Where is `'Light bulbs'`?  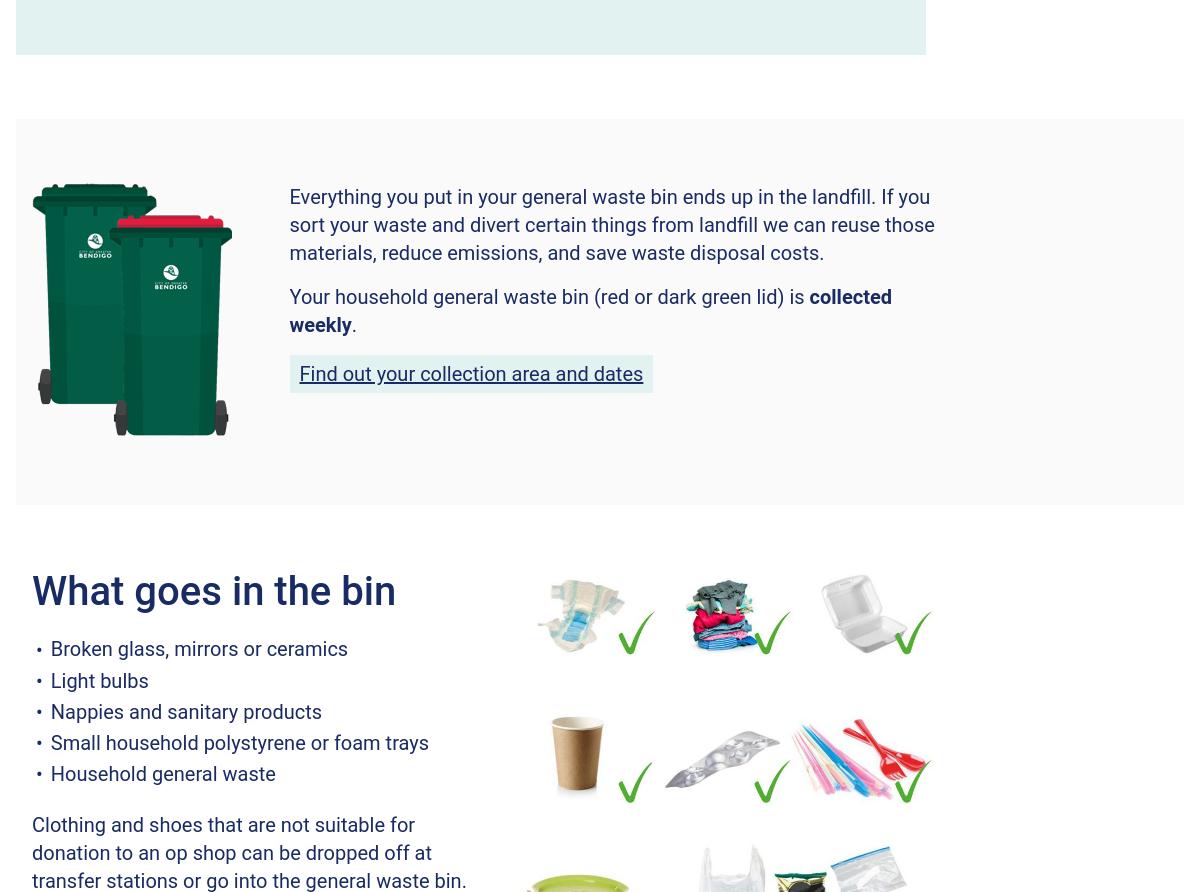 'Light bulbs' is located at coordinates (99, 679).